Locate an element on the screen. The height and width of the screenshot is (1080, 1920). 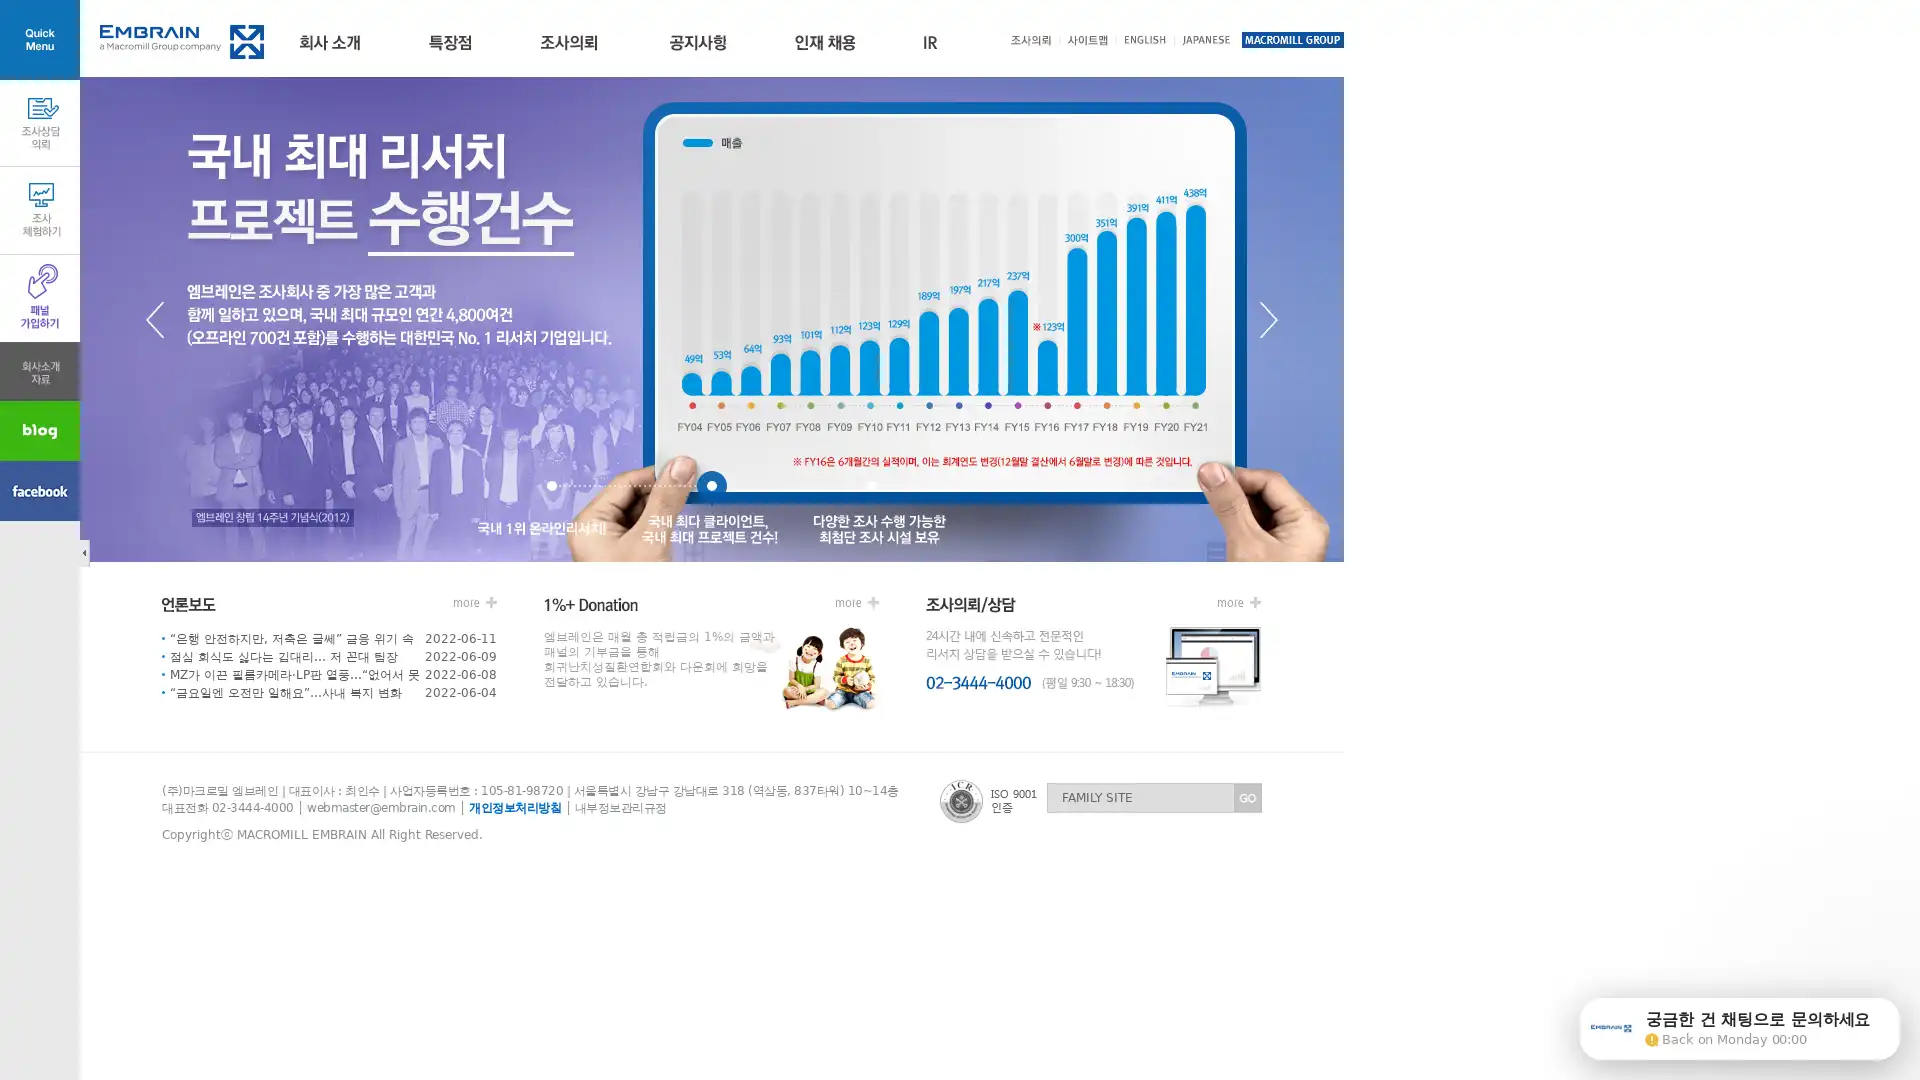
1 is located at coordinates (552, 489).